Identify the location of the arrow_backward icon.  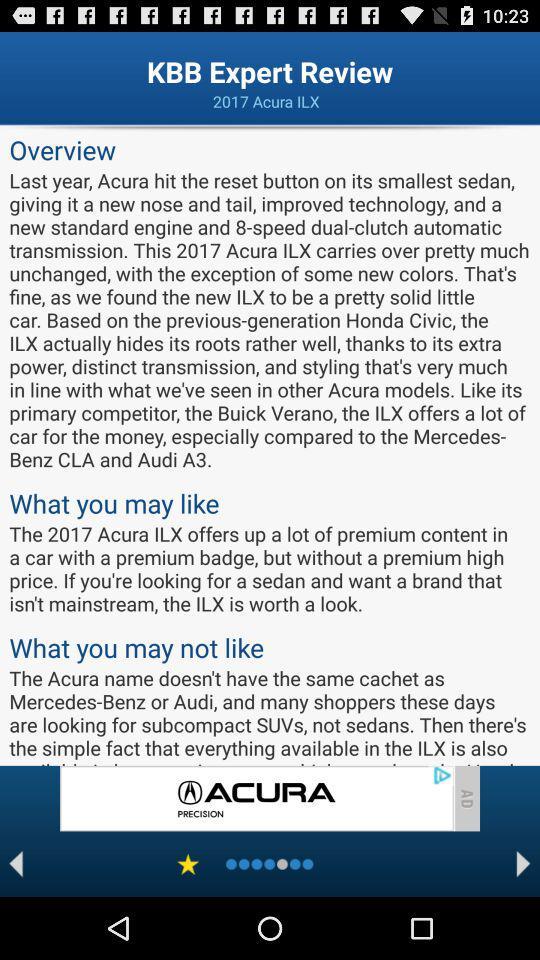
(15, 924).